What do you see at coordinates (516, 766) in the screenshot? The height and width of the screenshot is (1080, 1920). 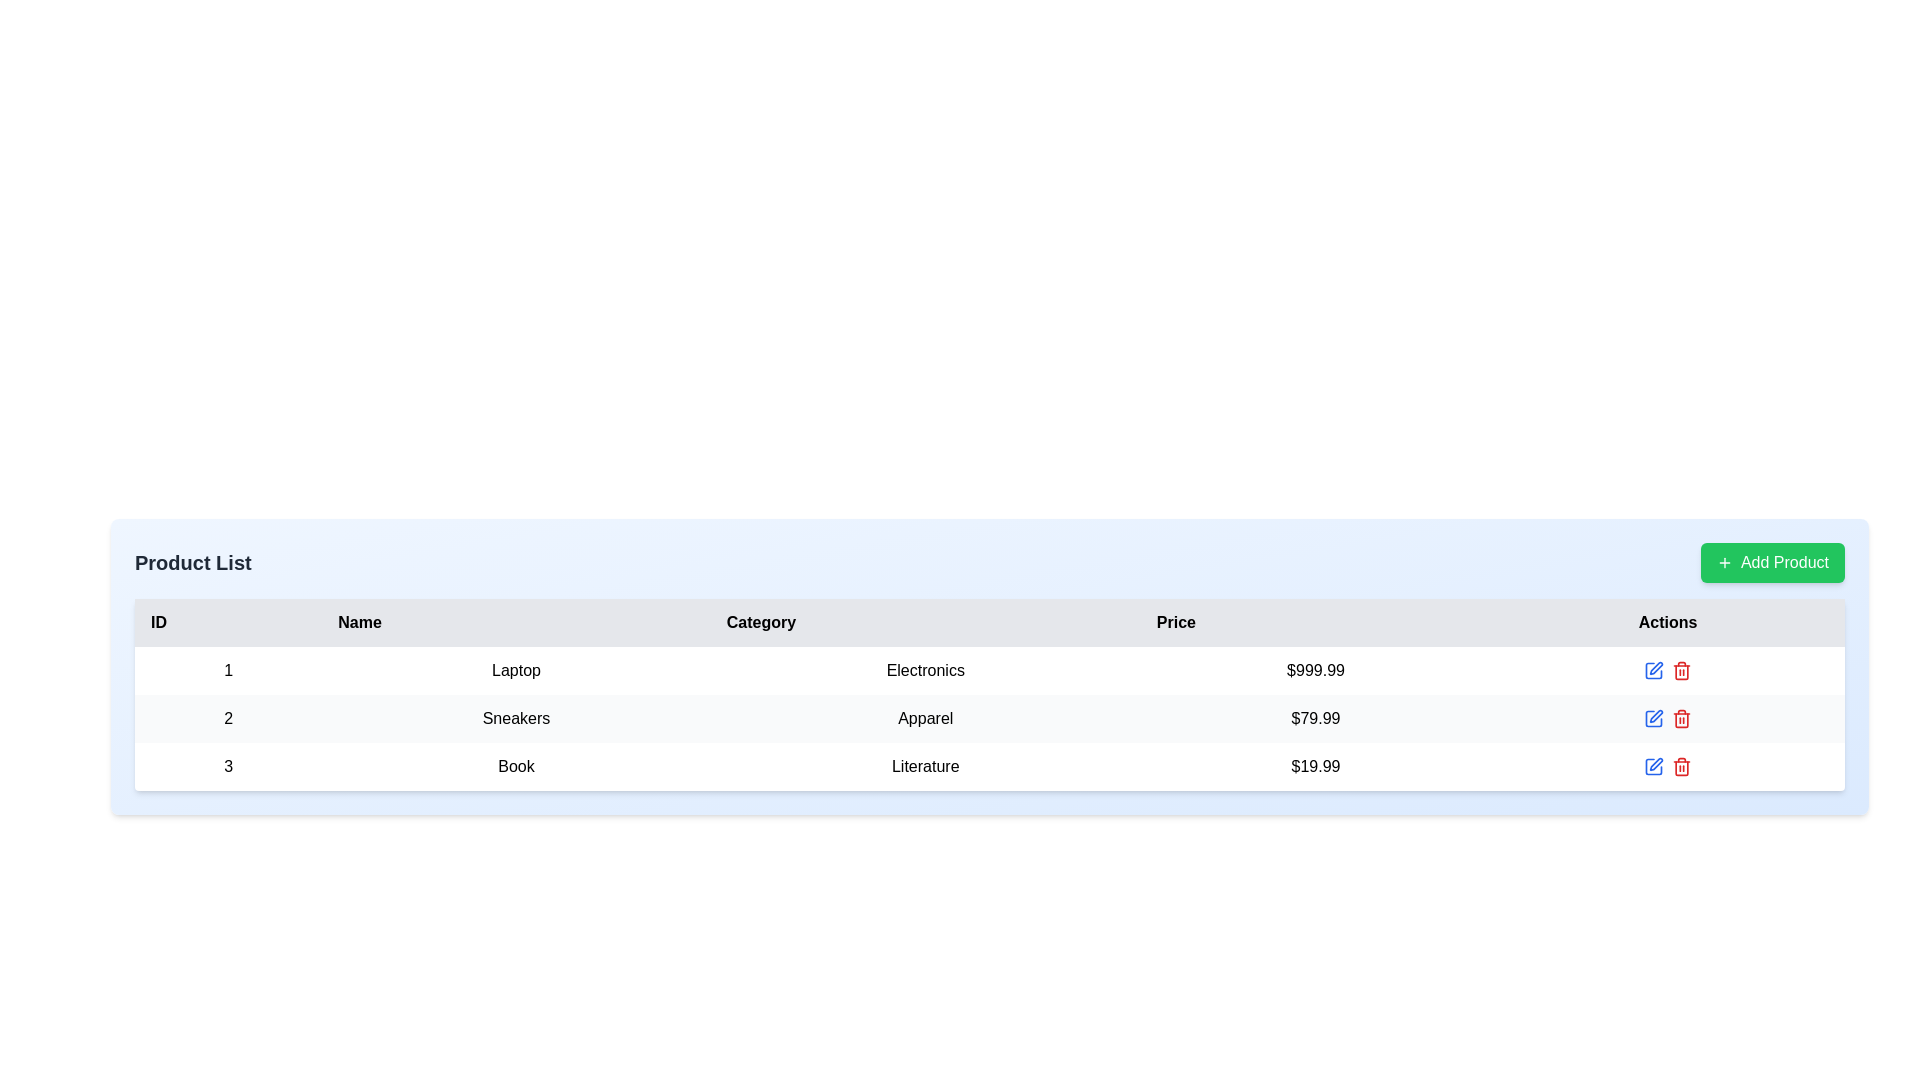 I see `the Static Text Display that shows the text 'Book' located in the third row of the 'Name' column in the 'Product List' section` at bounding box center [516, 766].